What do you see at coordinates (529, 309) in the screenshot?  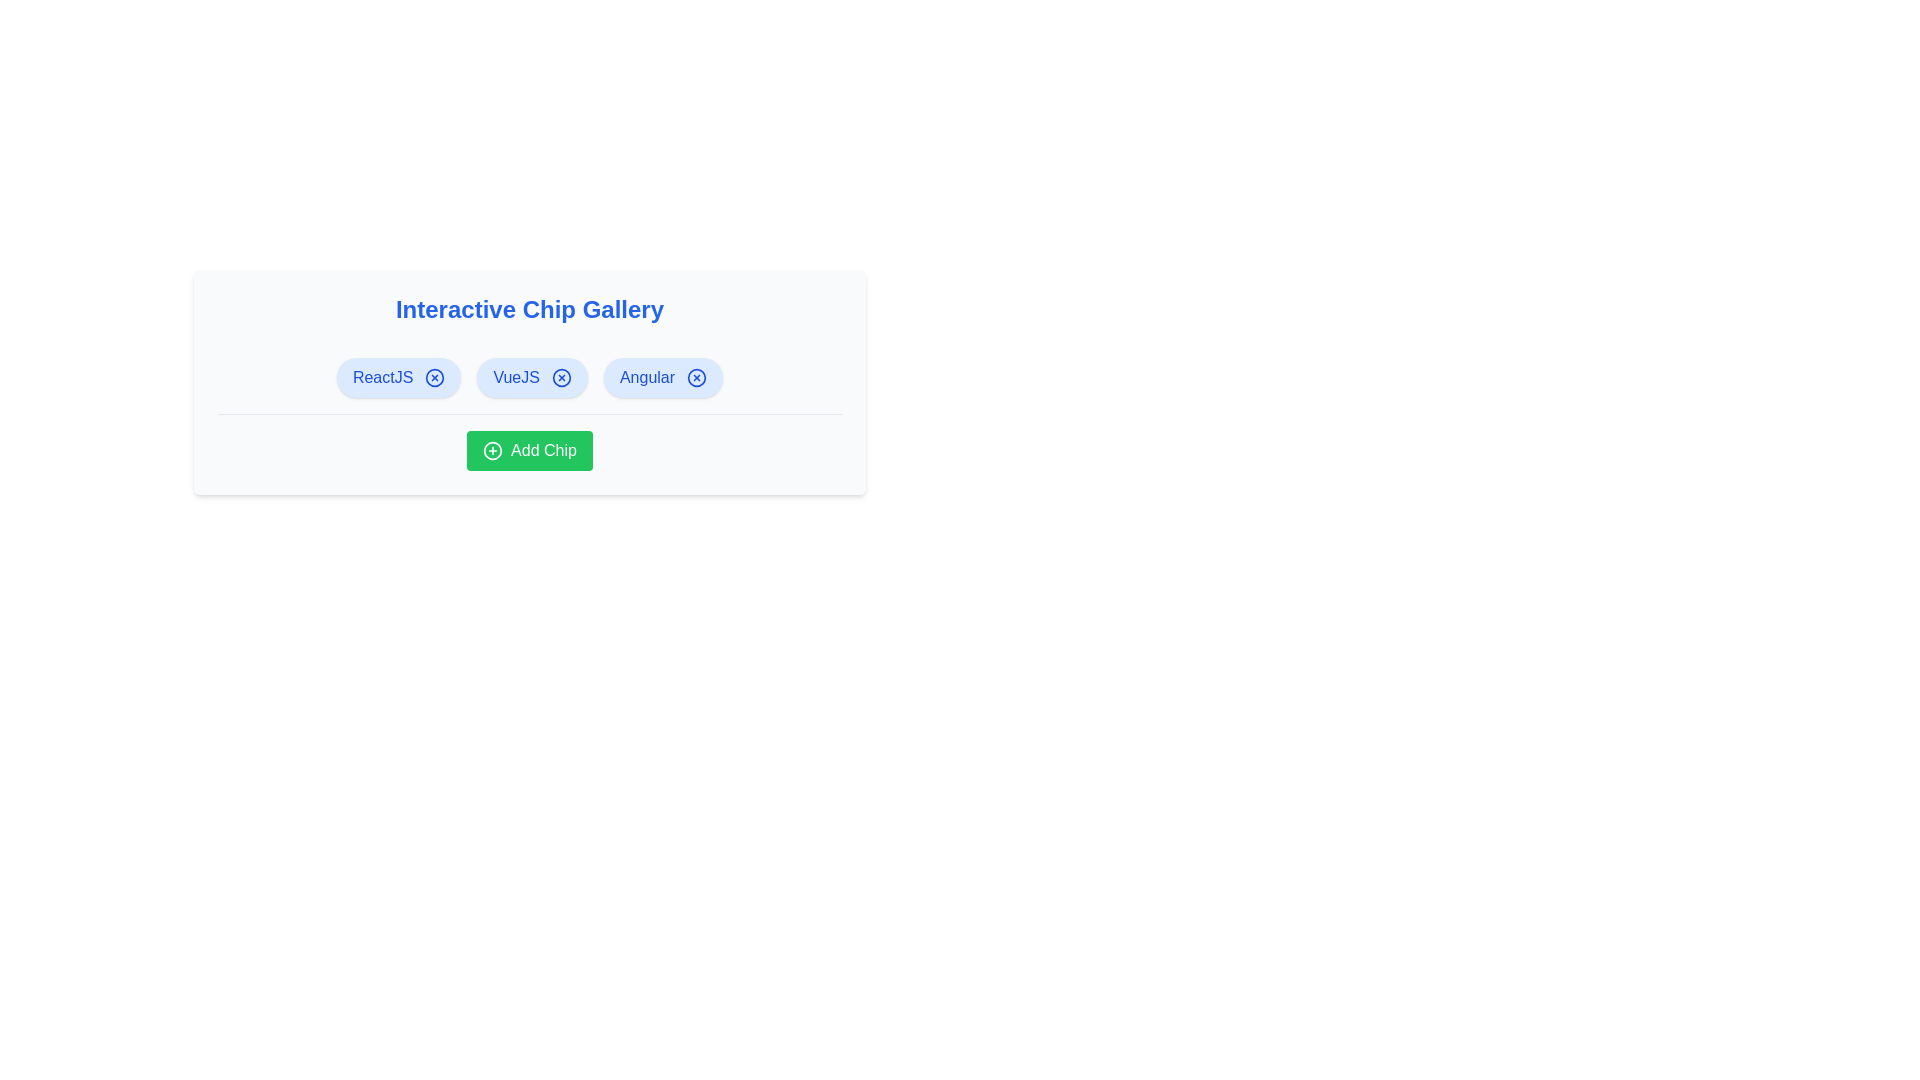 I see `the header text 'Interactive Chip Gallery' and read its content` at bounding box center [529, 309].